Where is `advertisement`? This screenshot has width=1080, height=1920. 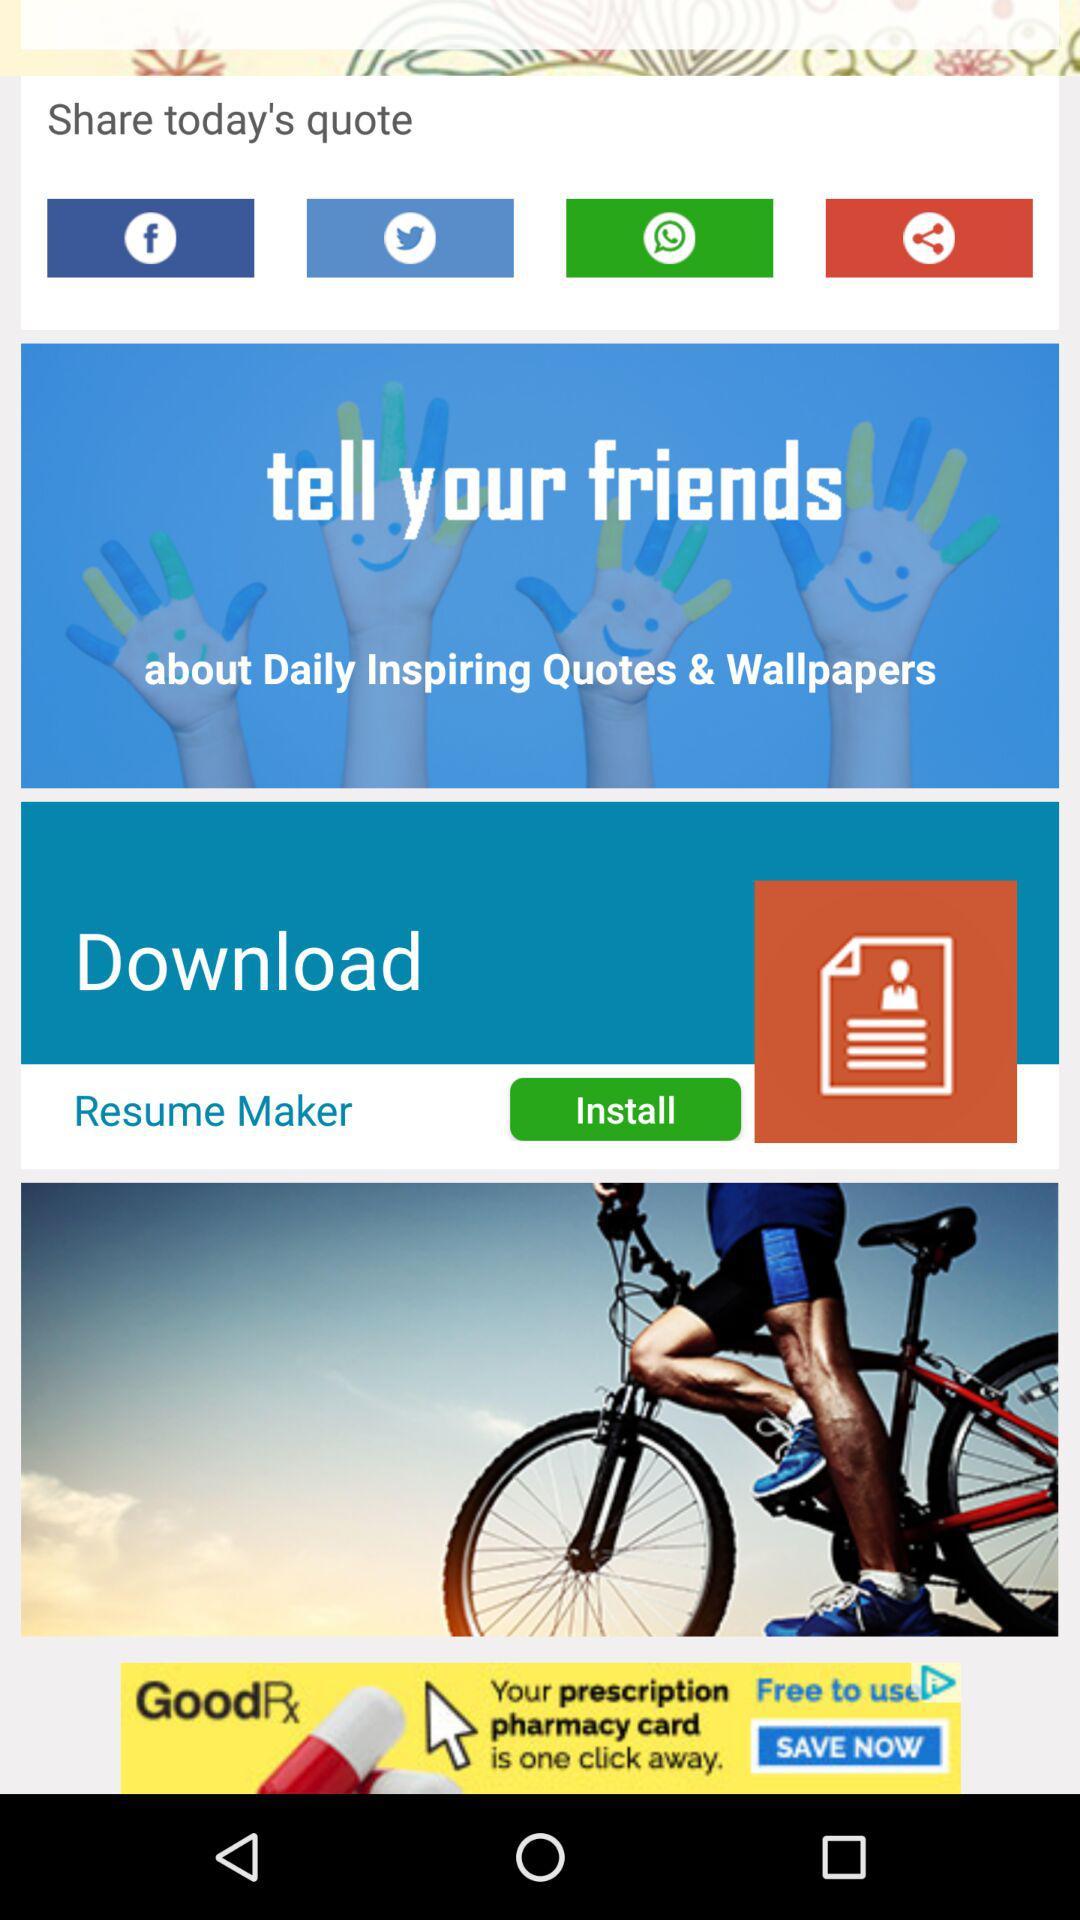 advertisement is located at coordinates (540, 1727).